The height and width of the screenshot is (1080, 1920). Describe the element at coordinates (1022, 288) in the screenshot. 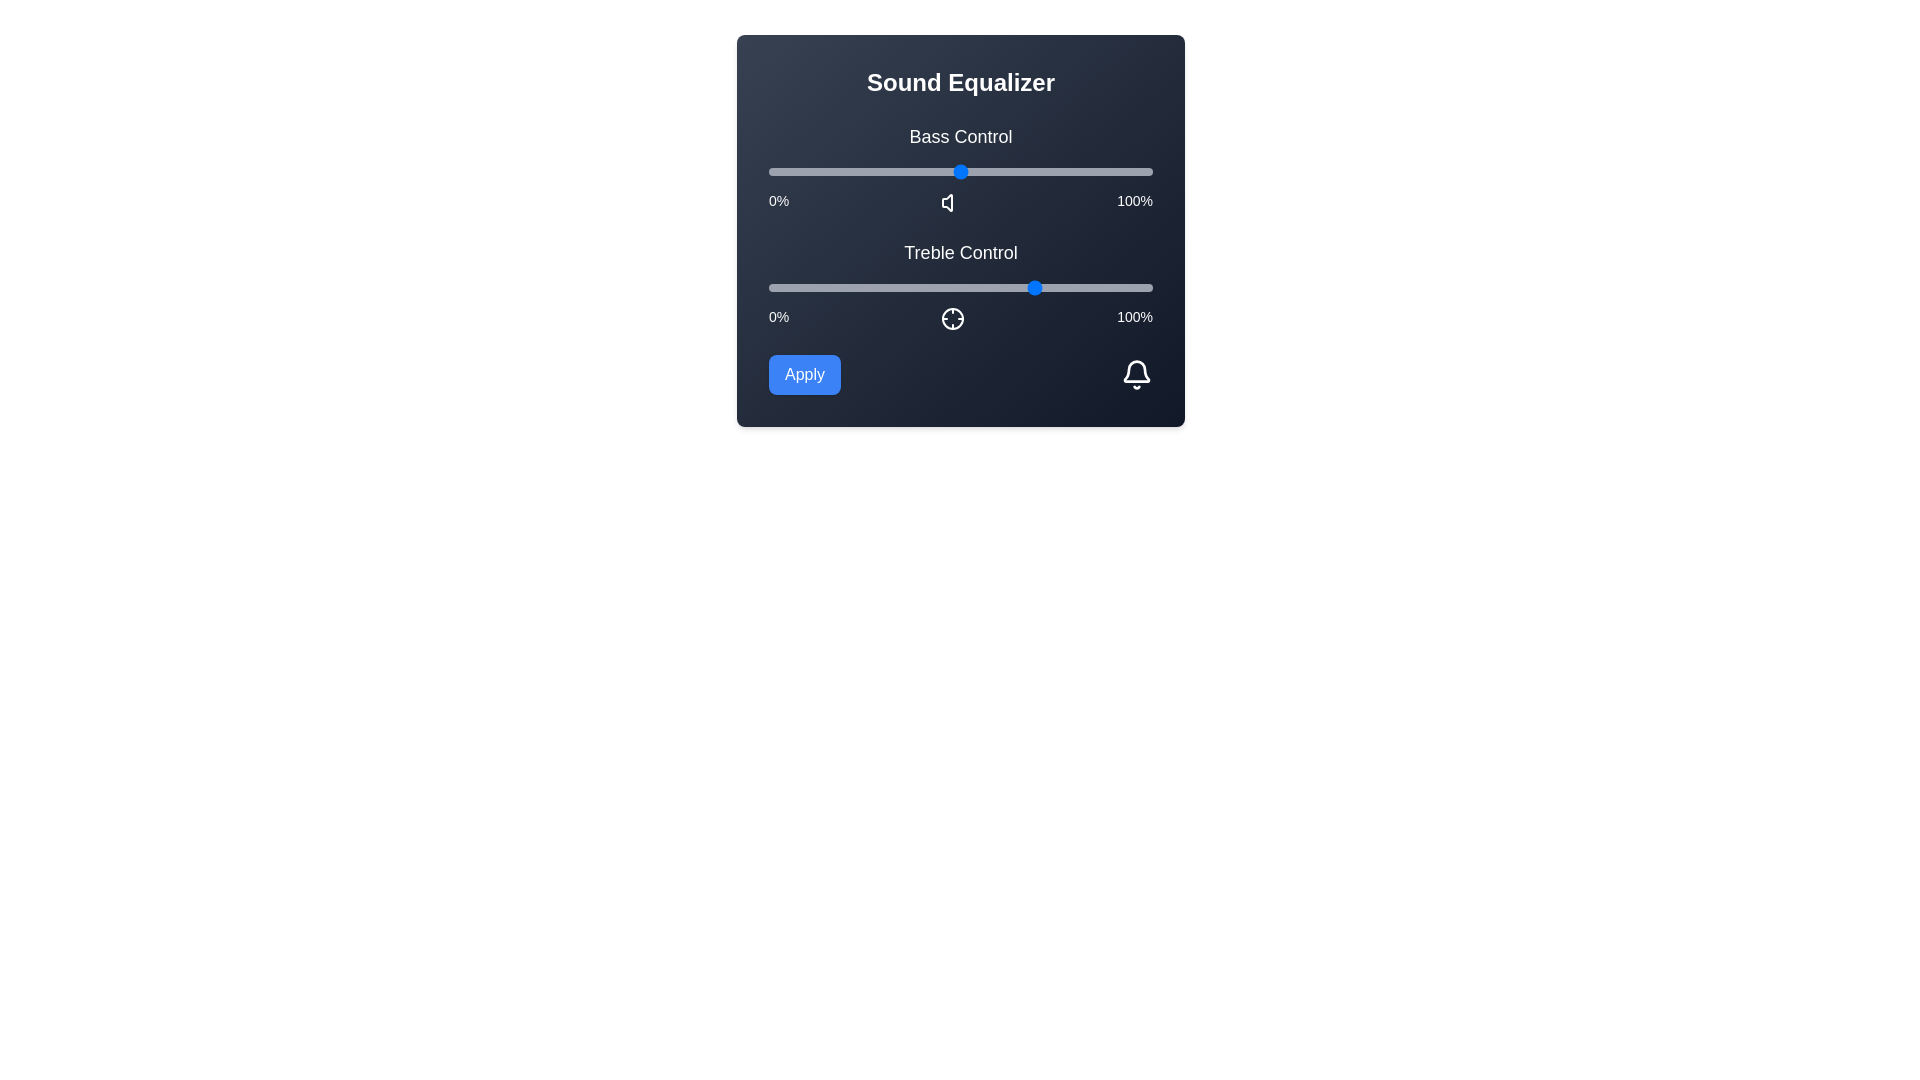

I see `the treble slider to 66%` at that location.